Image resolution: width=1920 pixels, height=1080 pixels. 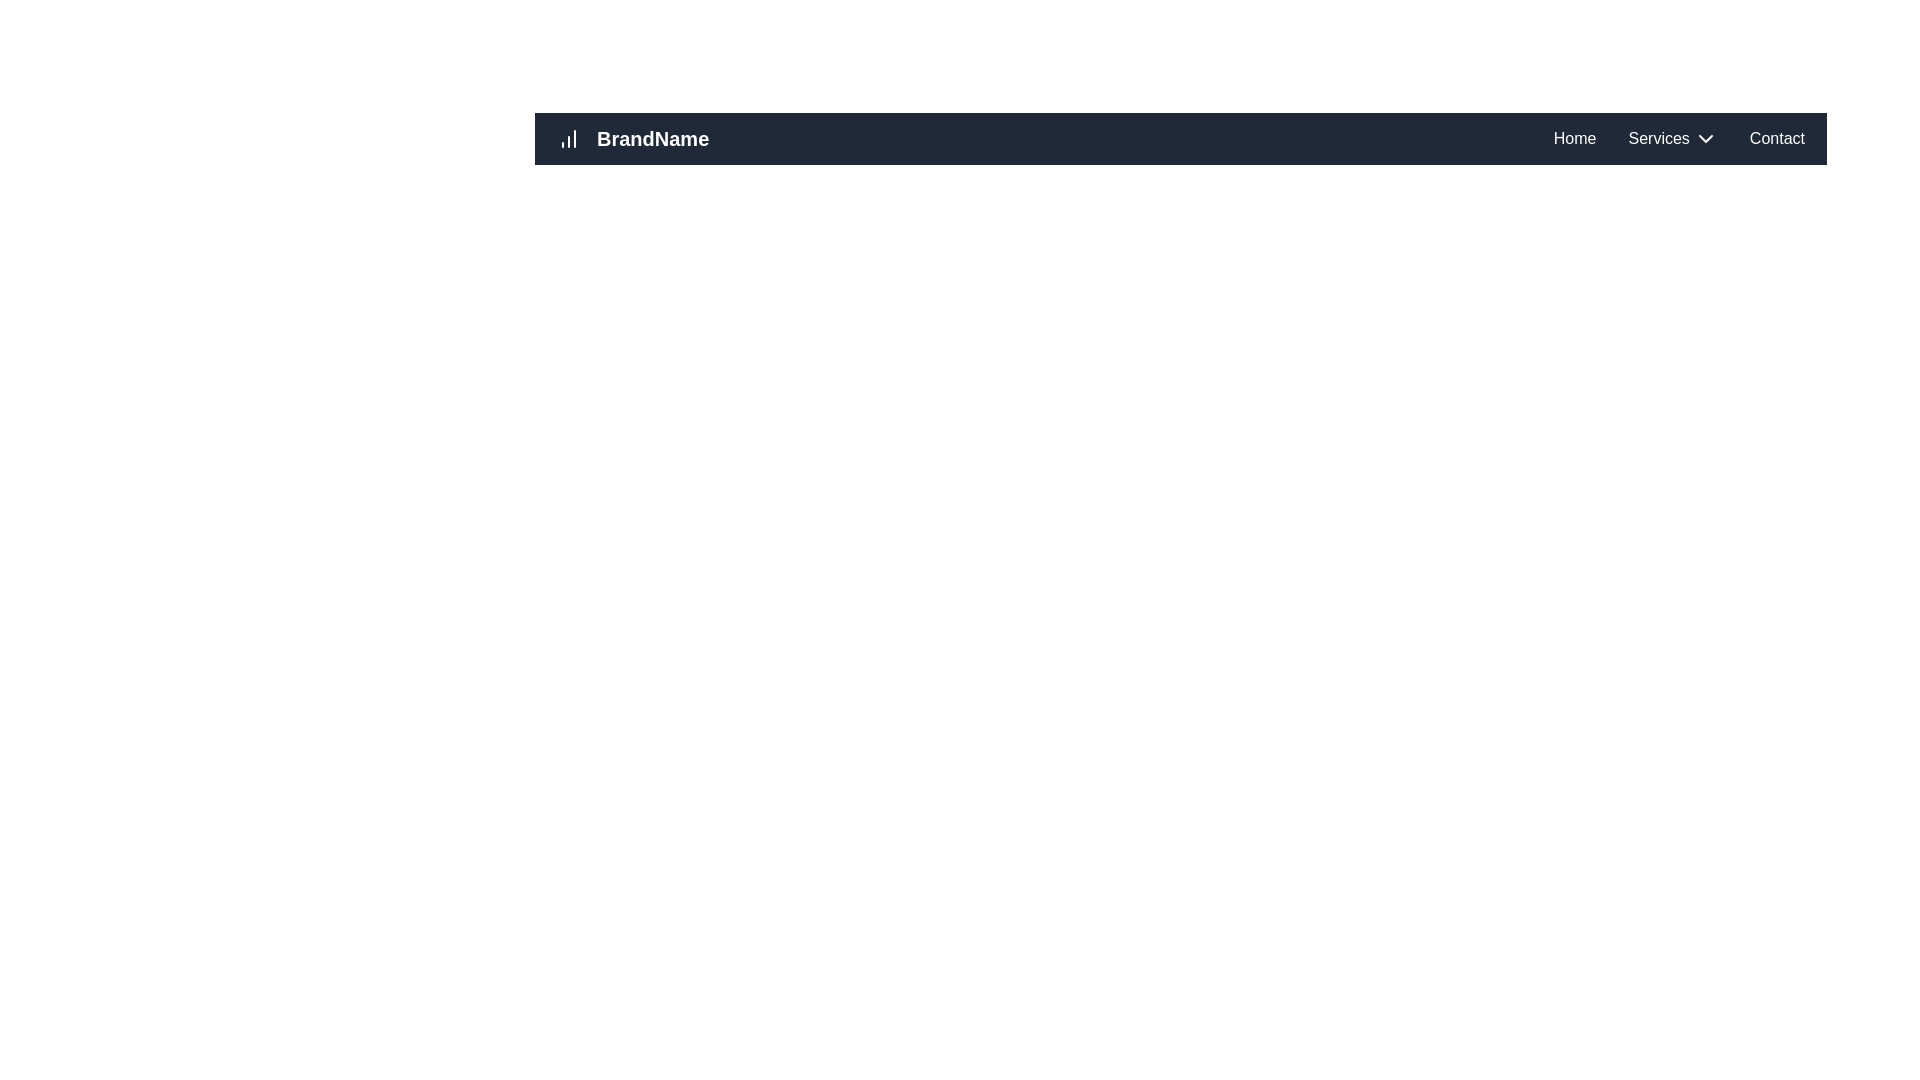 I want to click on the clickable brand logo located at the top-left corner of the page, so click(x=632, y=137).